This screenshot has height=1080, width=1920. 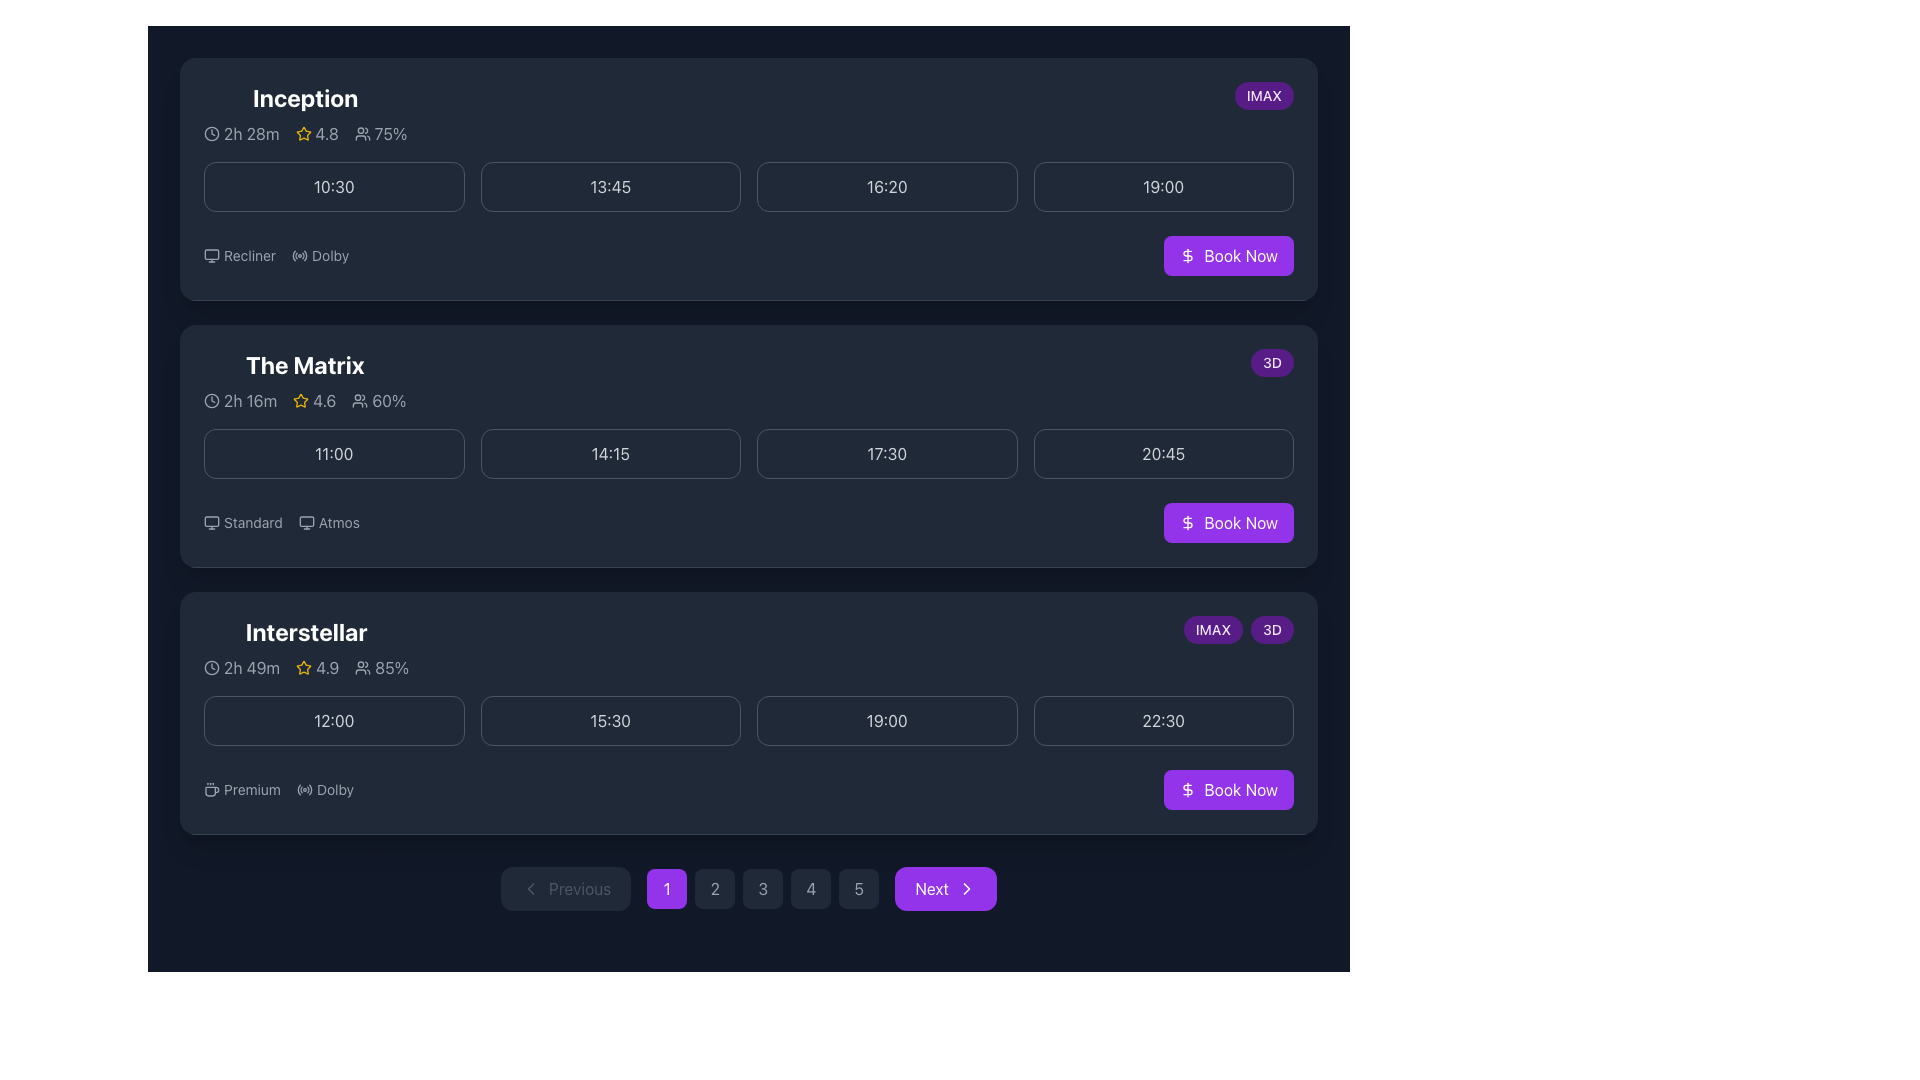 What do you see at coordinates (966, 887) in the screenshot?
I see `the 'Next' button located at the bottom-right corner of the interface` at bounding box center [966, 887].